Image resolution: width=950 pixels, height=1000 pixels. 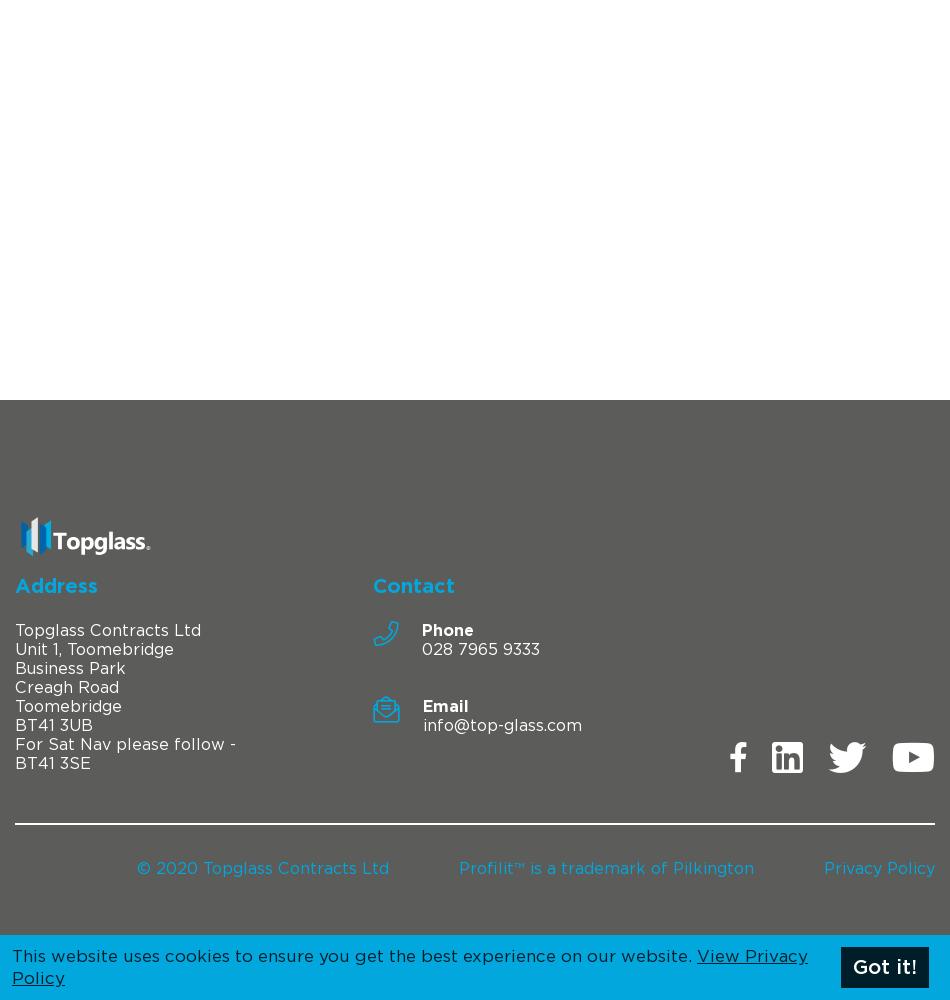 I want to click on 'BT41 3UB', so click(x=53, y=724).